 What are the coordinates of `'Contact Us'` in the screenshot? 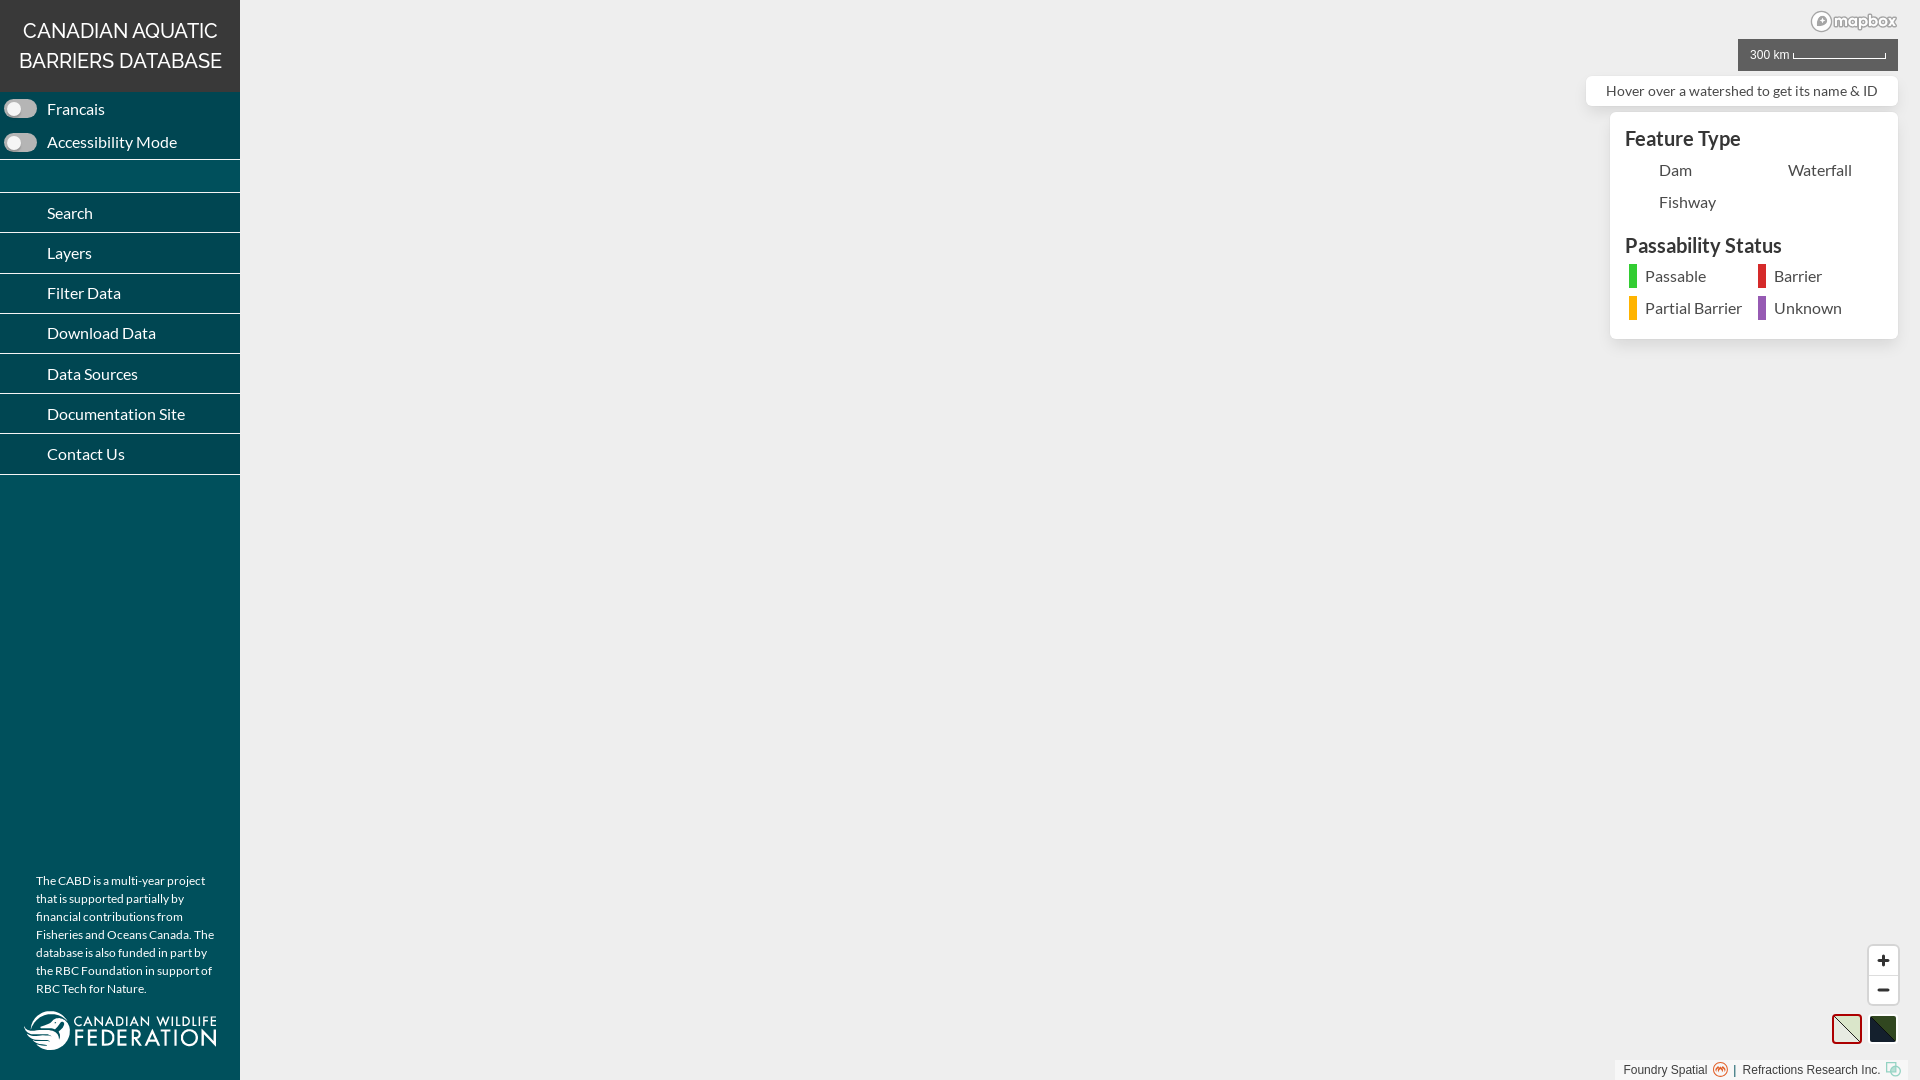 It's located at (119, 453).